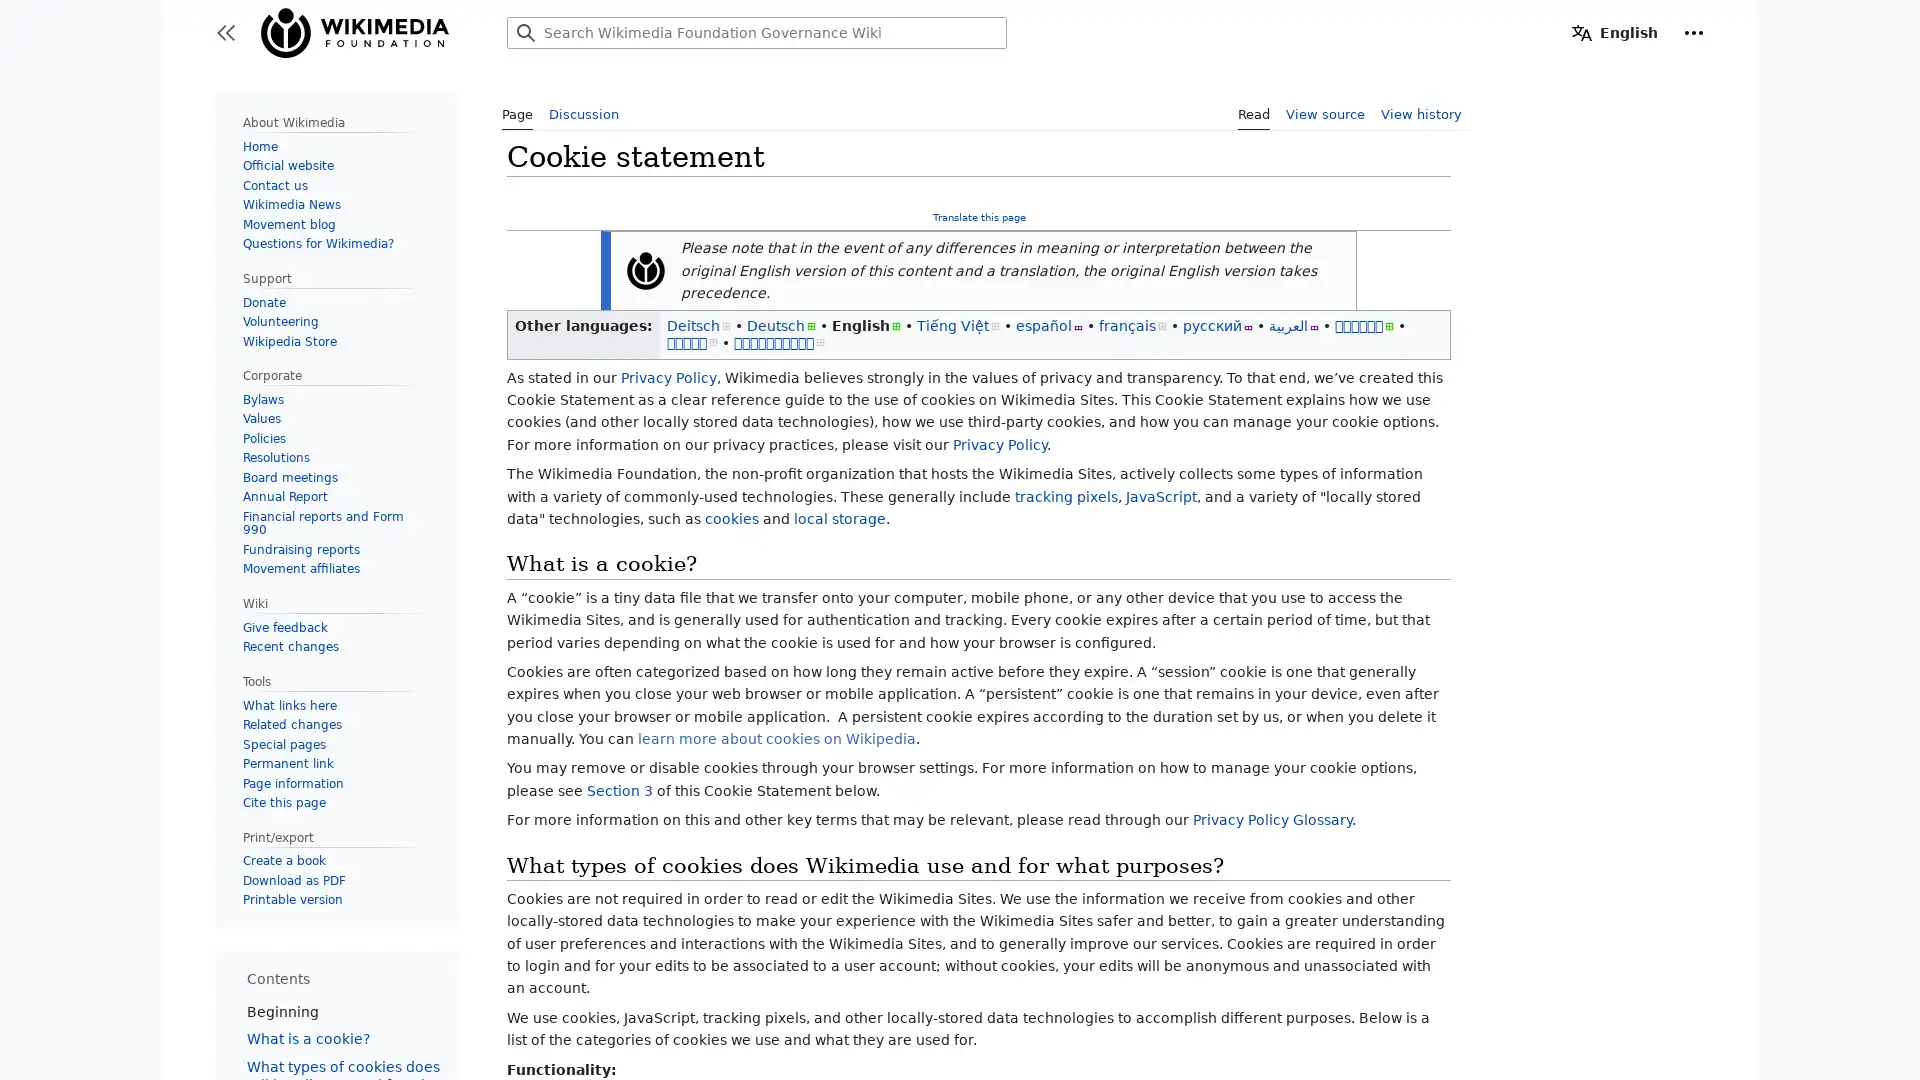  What do you see at coordinates (526, 33) in the screenshot?
I see `Go` at bounding box center [526, 33].